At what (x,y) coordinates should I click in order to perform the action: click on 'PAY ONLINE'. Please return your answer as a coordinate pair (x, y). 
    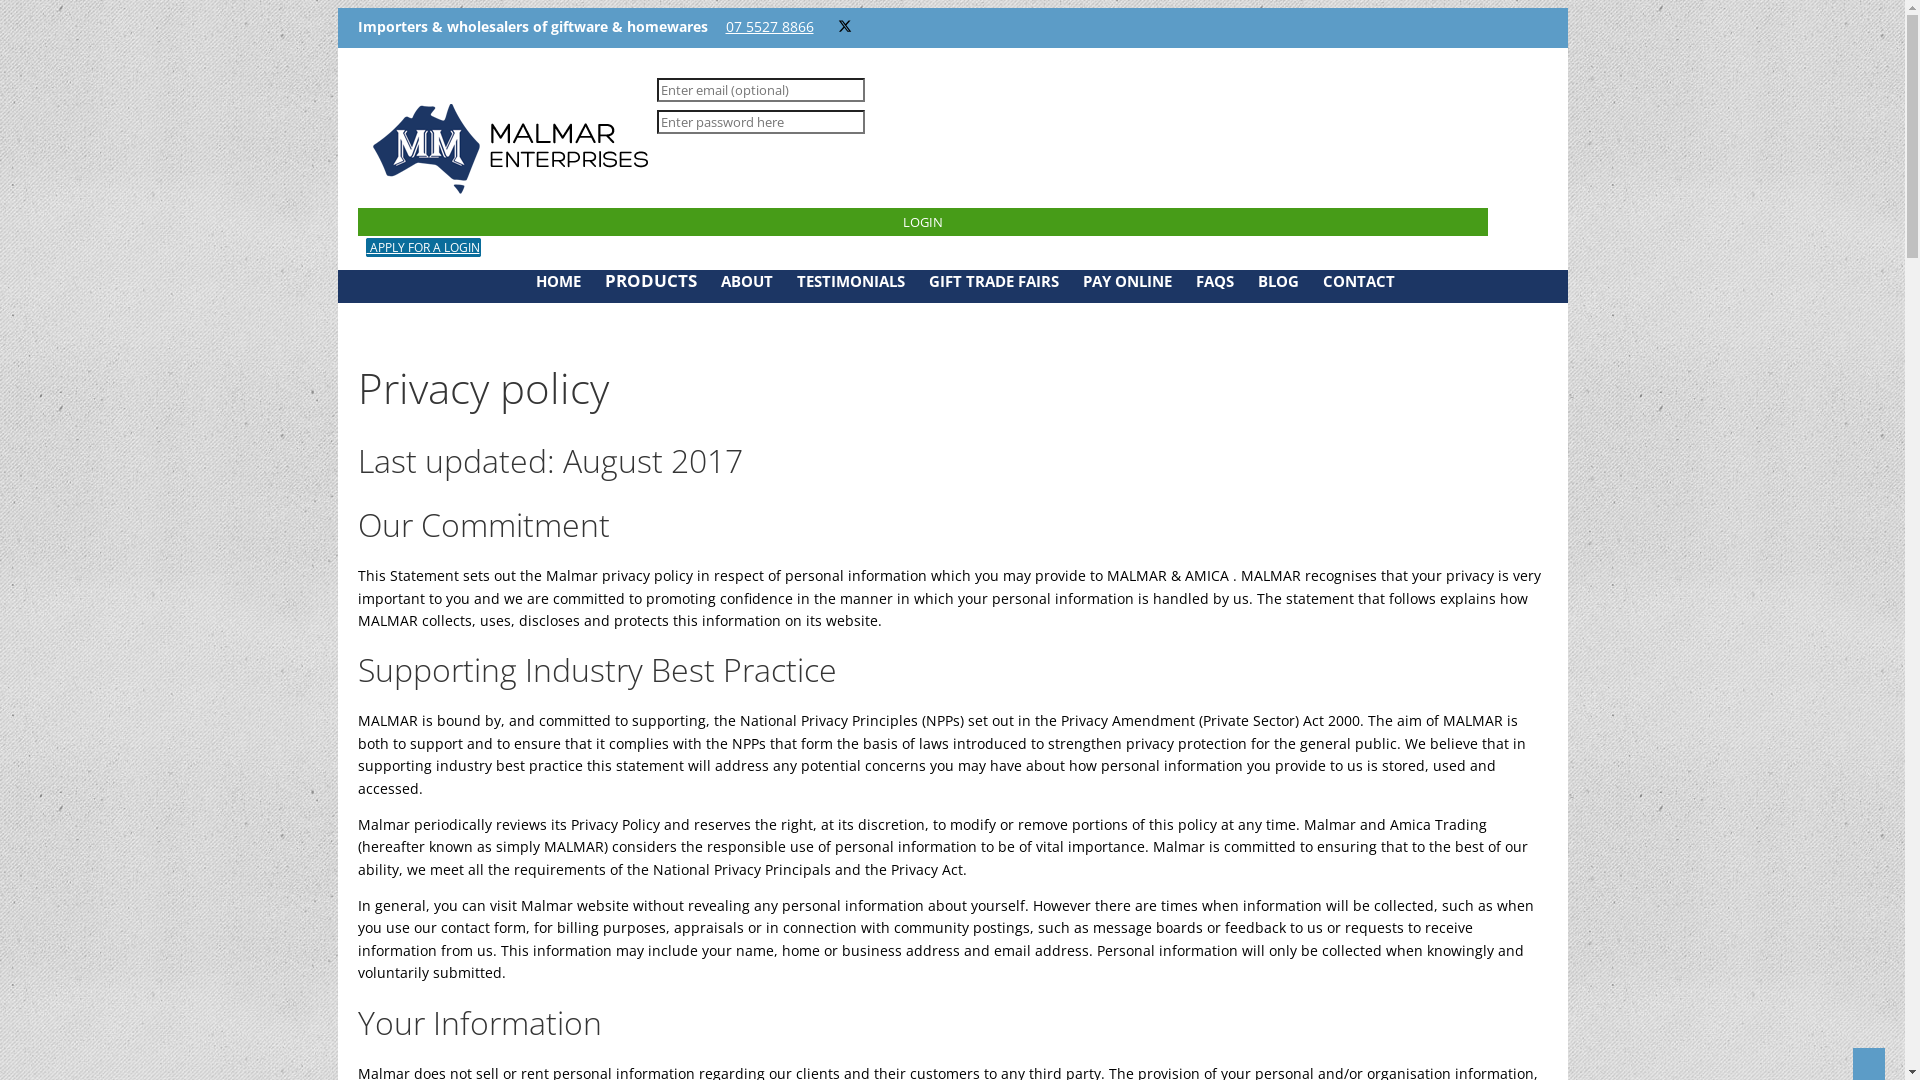
    Looking at the image, I should click on (1126, 281).